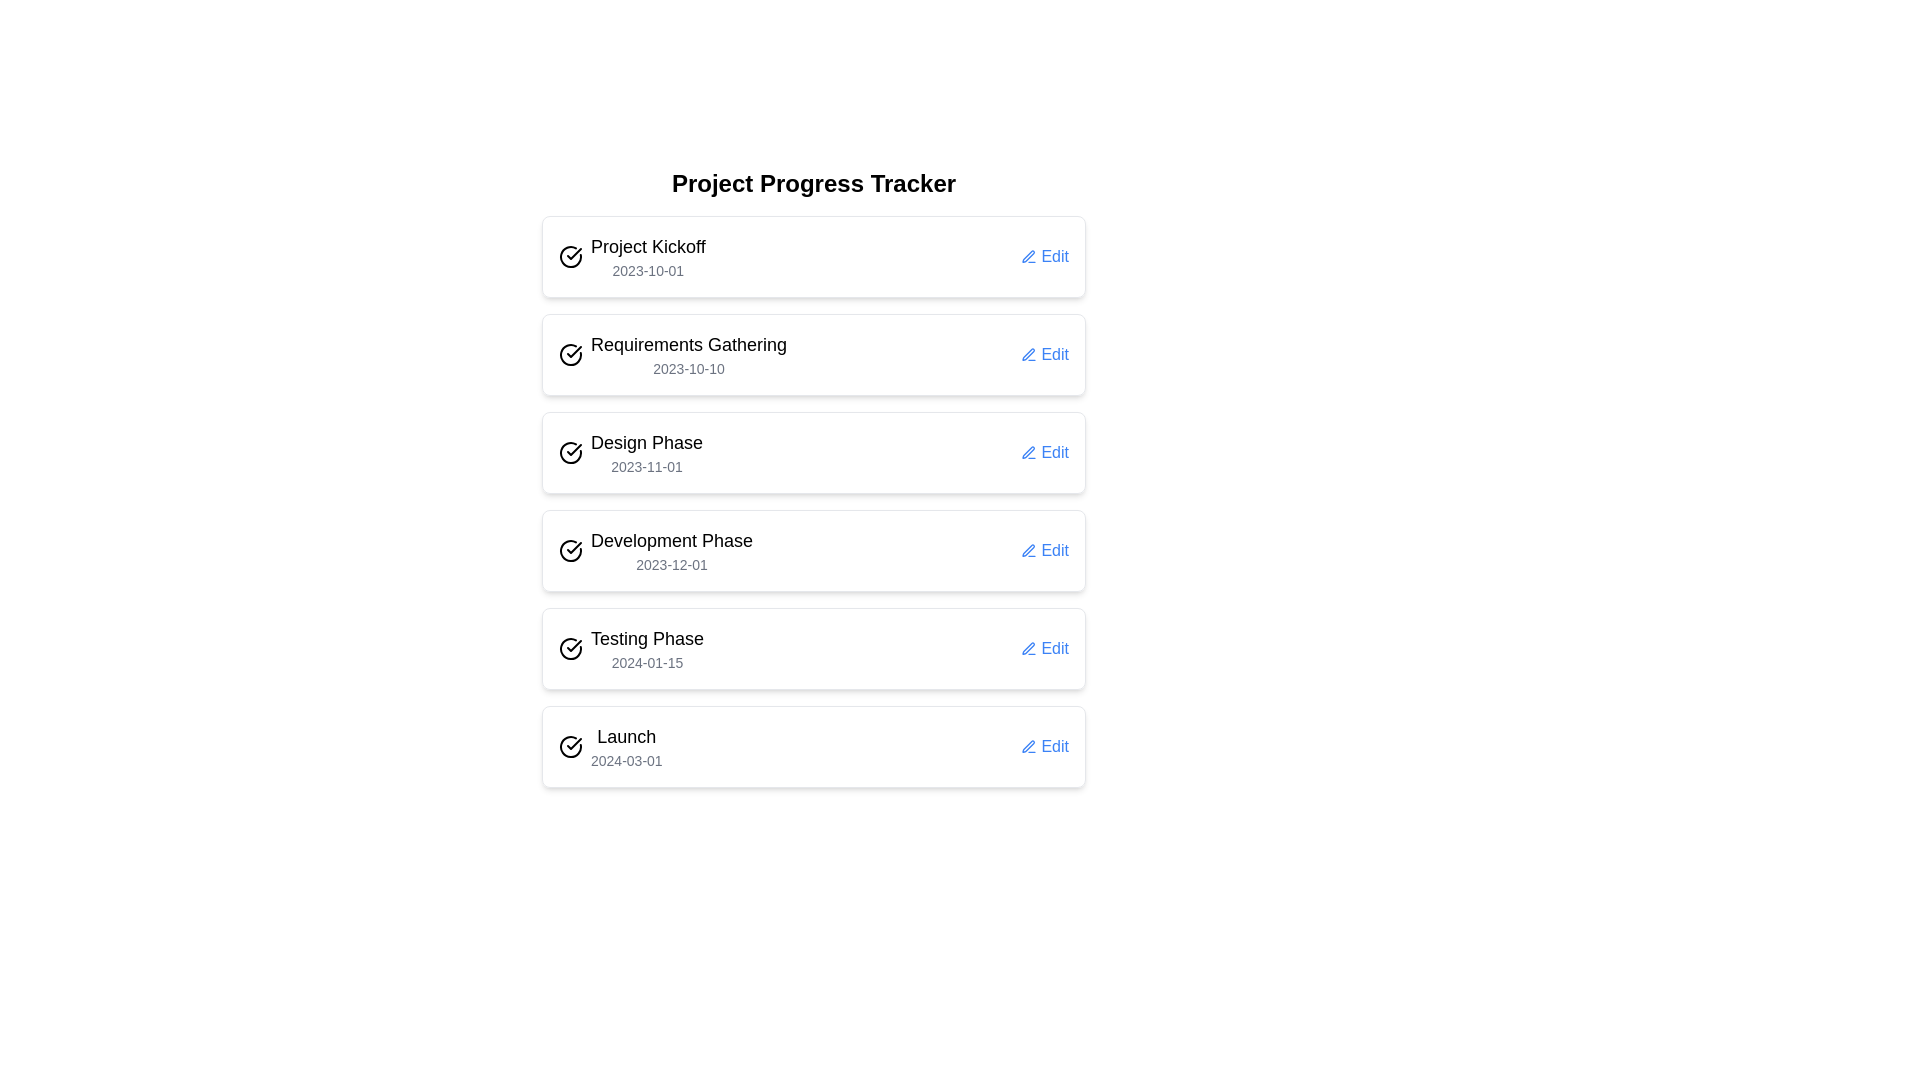 The image size is (1920, 1080). What do you see at coordinates (648, 270) in the screenshot?
I see `the static text label indicating the date associated with the 'Project Kickoff' event, which is positioned directly below the 'Project Kickoff' text in the first card of a vertical list layout` at bounding box center [648, 270].